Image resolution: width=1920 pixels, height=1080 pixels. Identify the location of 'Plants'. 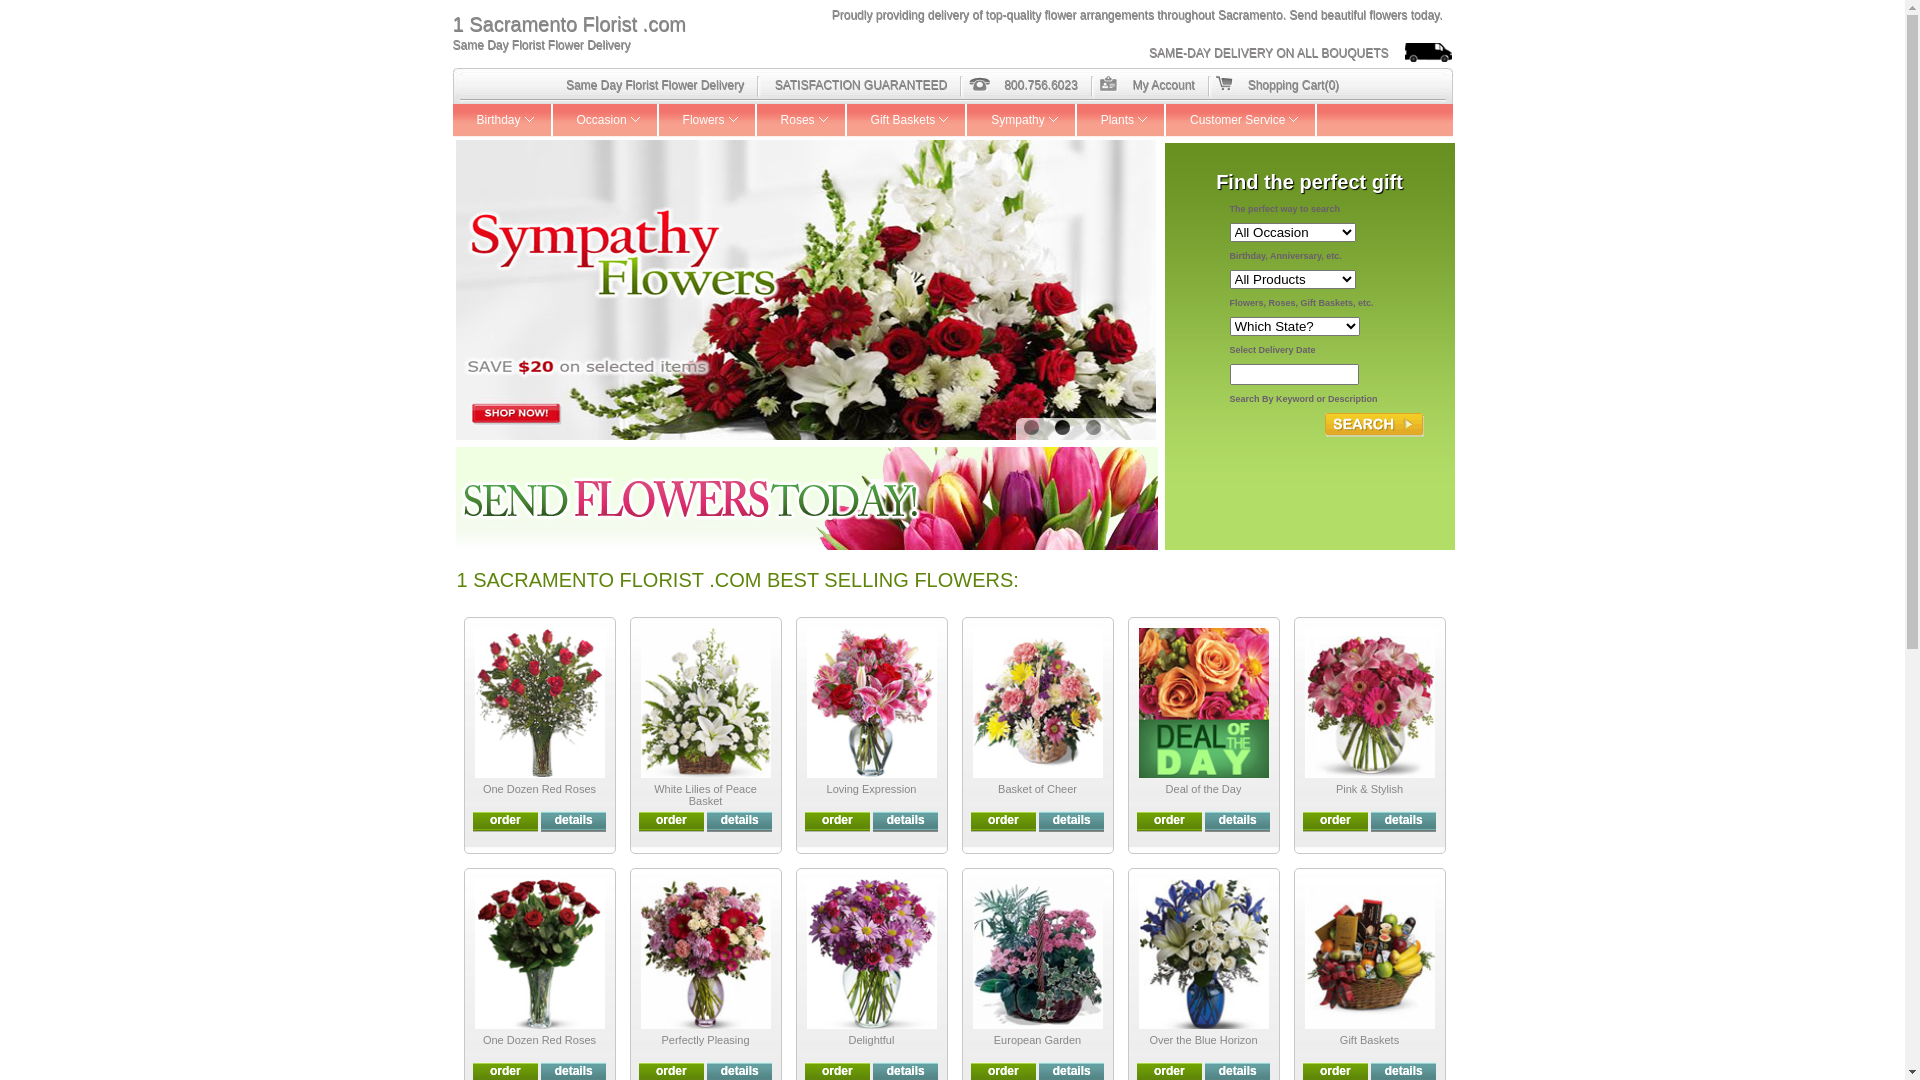
(1121, 119).